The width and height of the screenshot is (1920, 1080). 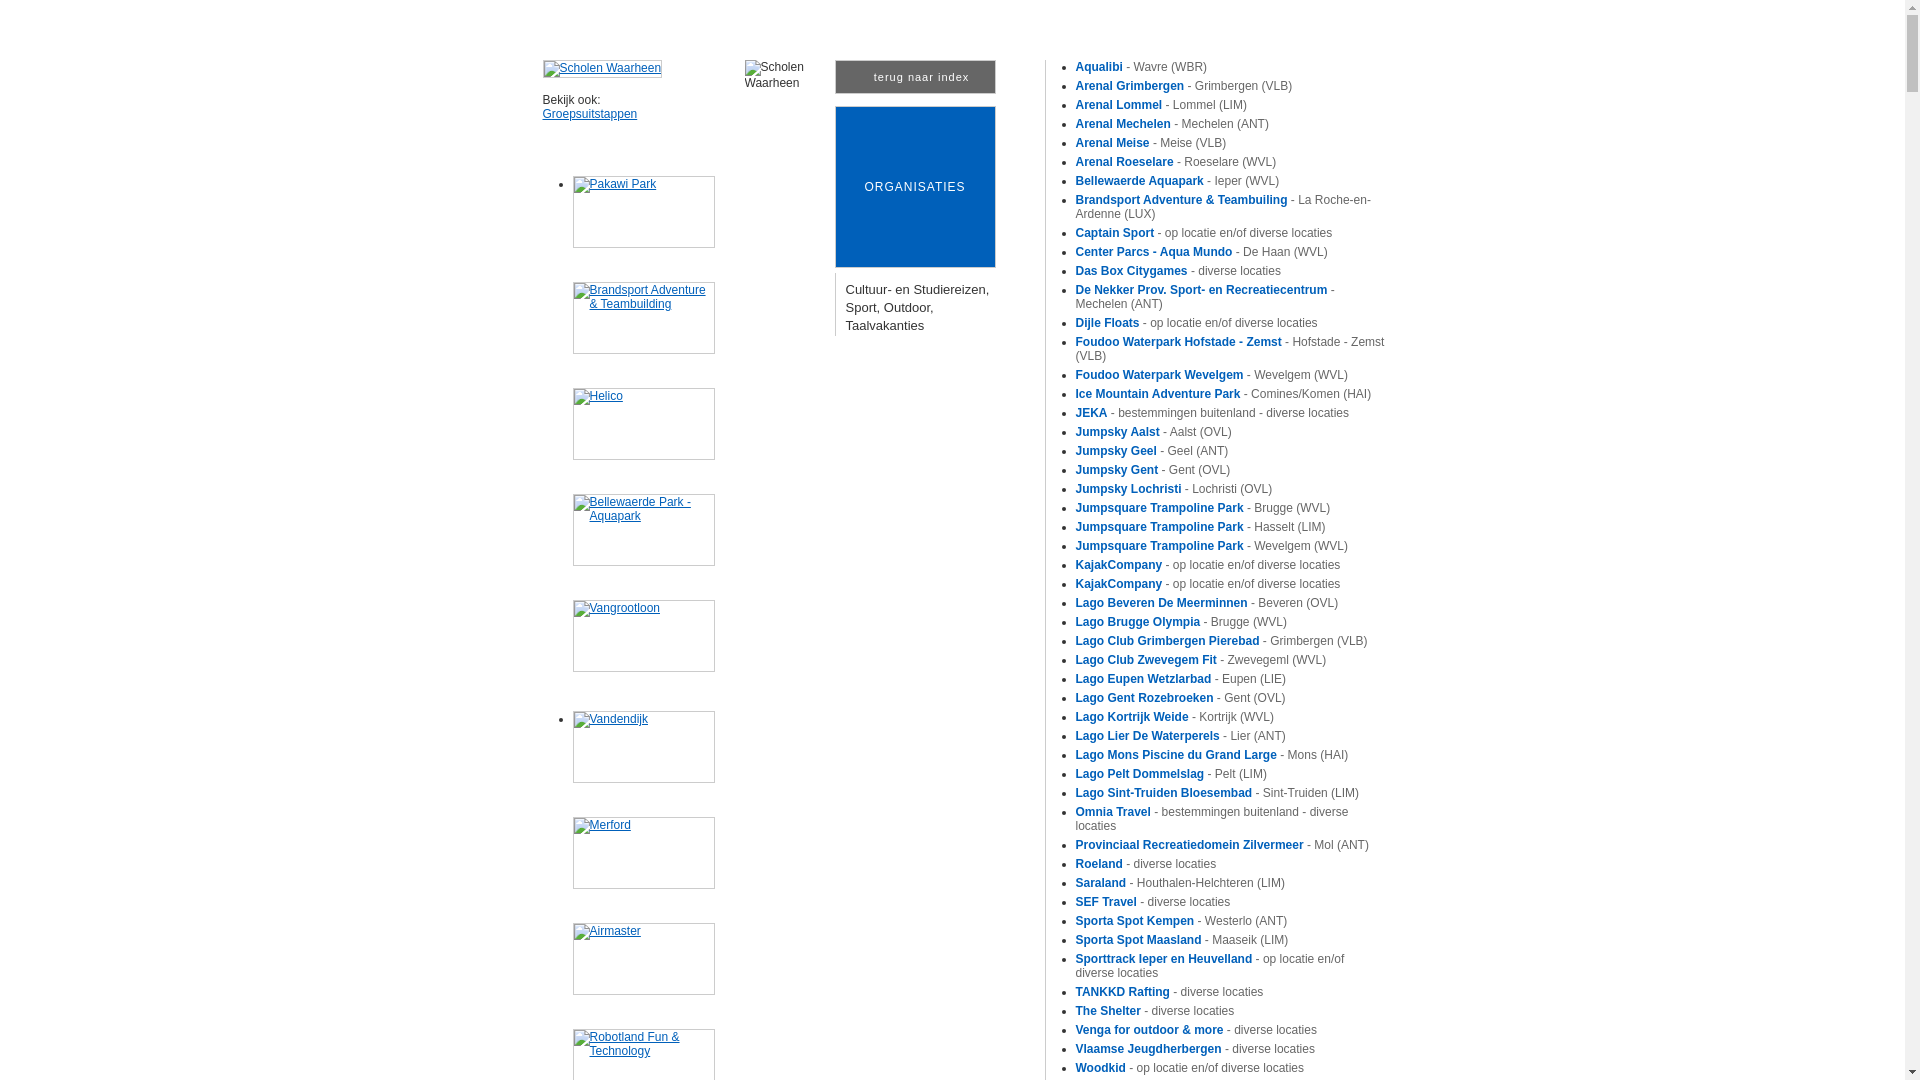 I want to click on 'Lago Lier De Waterperels - Lier (ANT)', so click(x=1180, y=736).